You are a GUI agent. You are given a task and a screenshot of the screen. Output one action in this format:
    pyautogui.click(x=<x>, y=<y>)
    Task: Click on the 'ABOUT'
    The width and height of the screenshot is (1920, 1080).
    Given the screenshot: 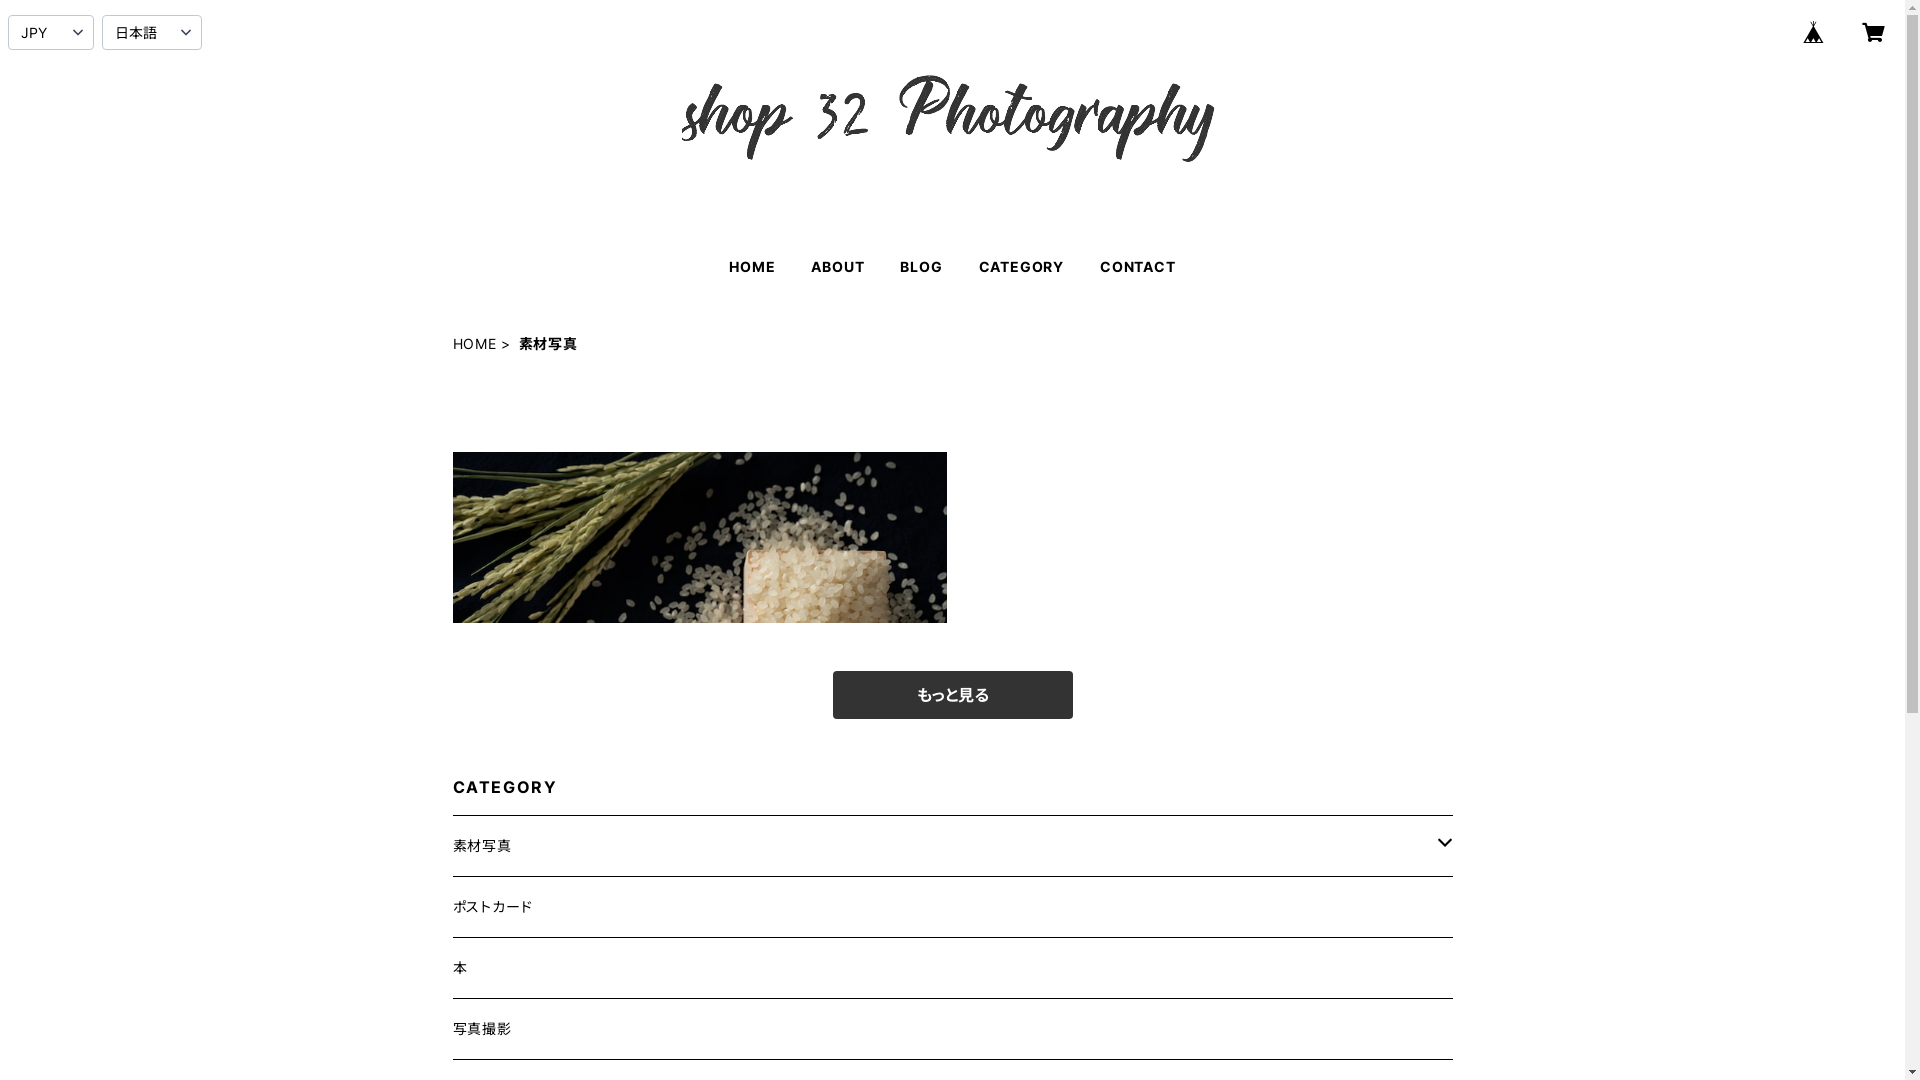 What is the action you would take?
    pyautogui.click(x=837, y=265)
    